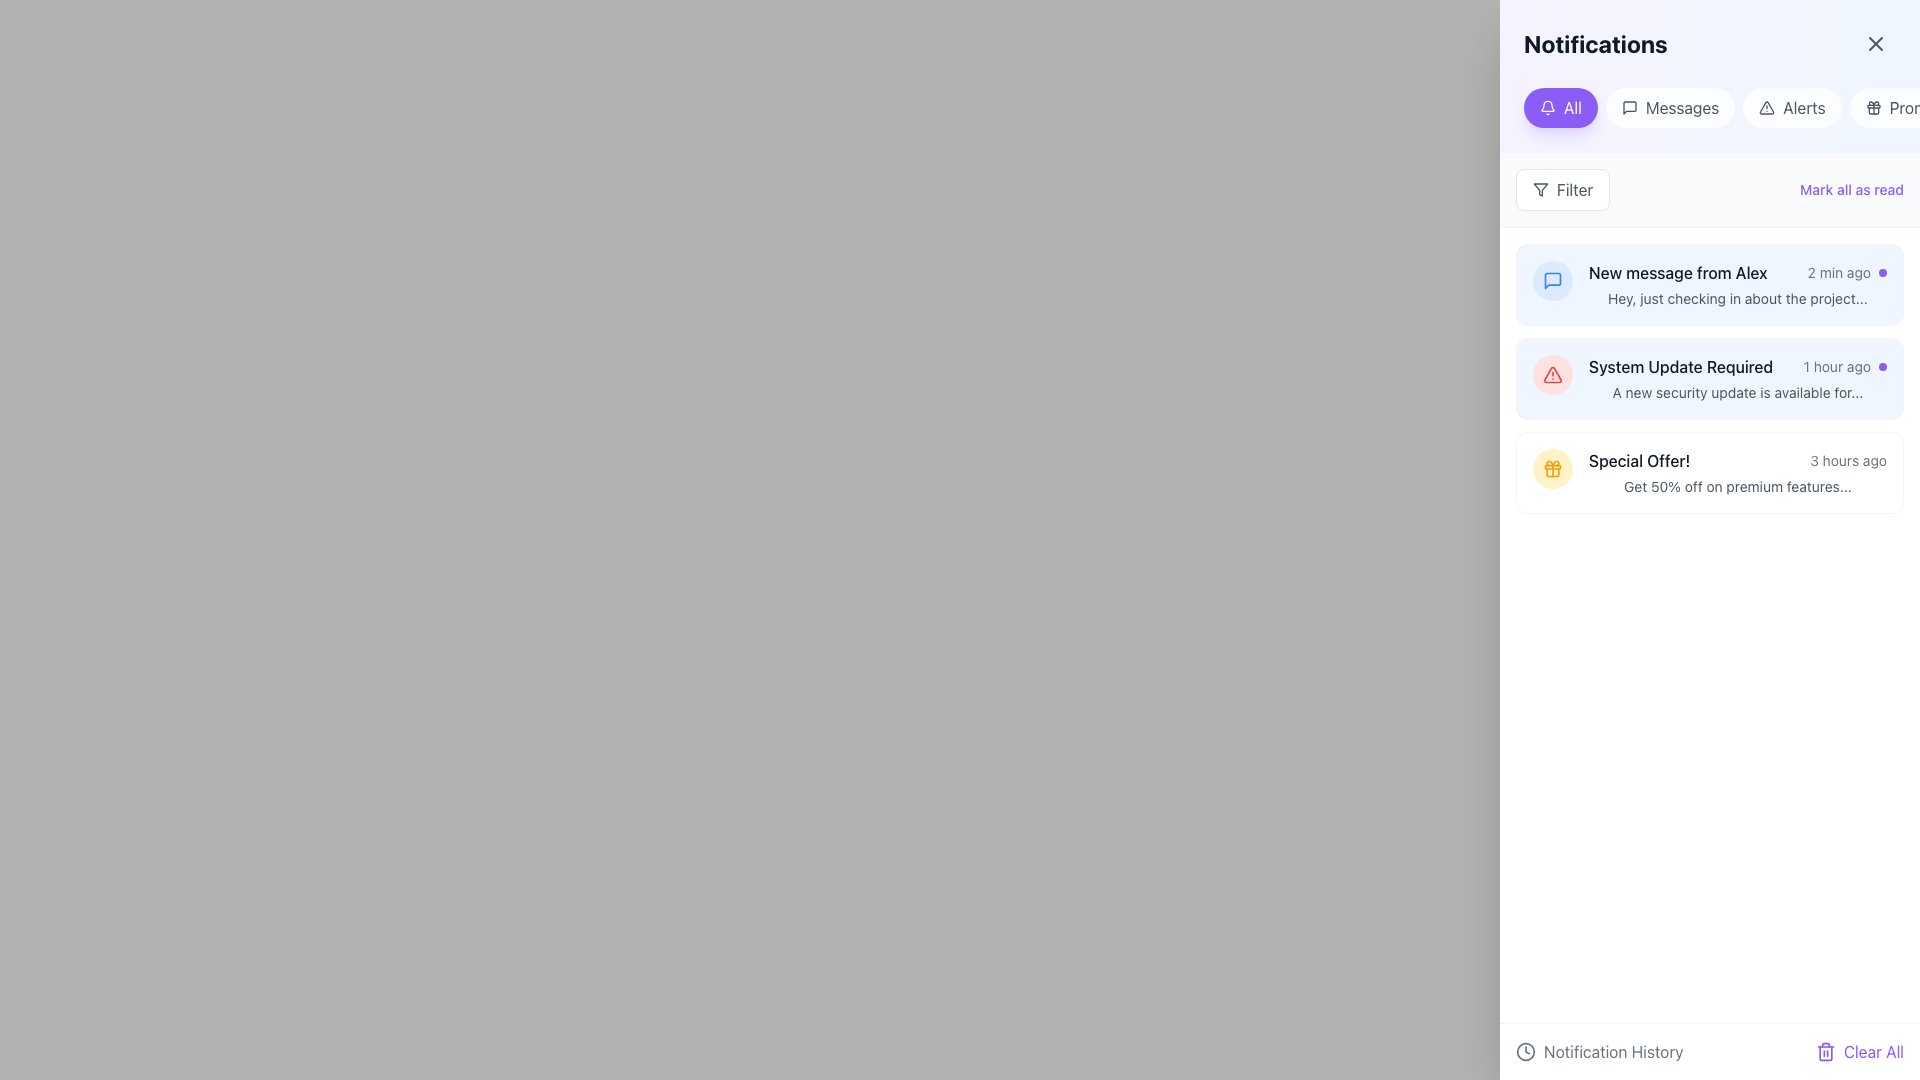 This screenshot has height=1080, width=1920. What do you see at coordinates (1872, 108) in the screenshot?
I see `the 'Promotions' icon located at the top-right corner of the 'Notifications' panel, which visually represents promotional offers and is positioned before the 'Promotions' label` at bounding box center [1872, 108].